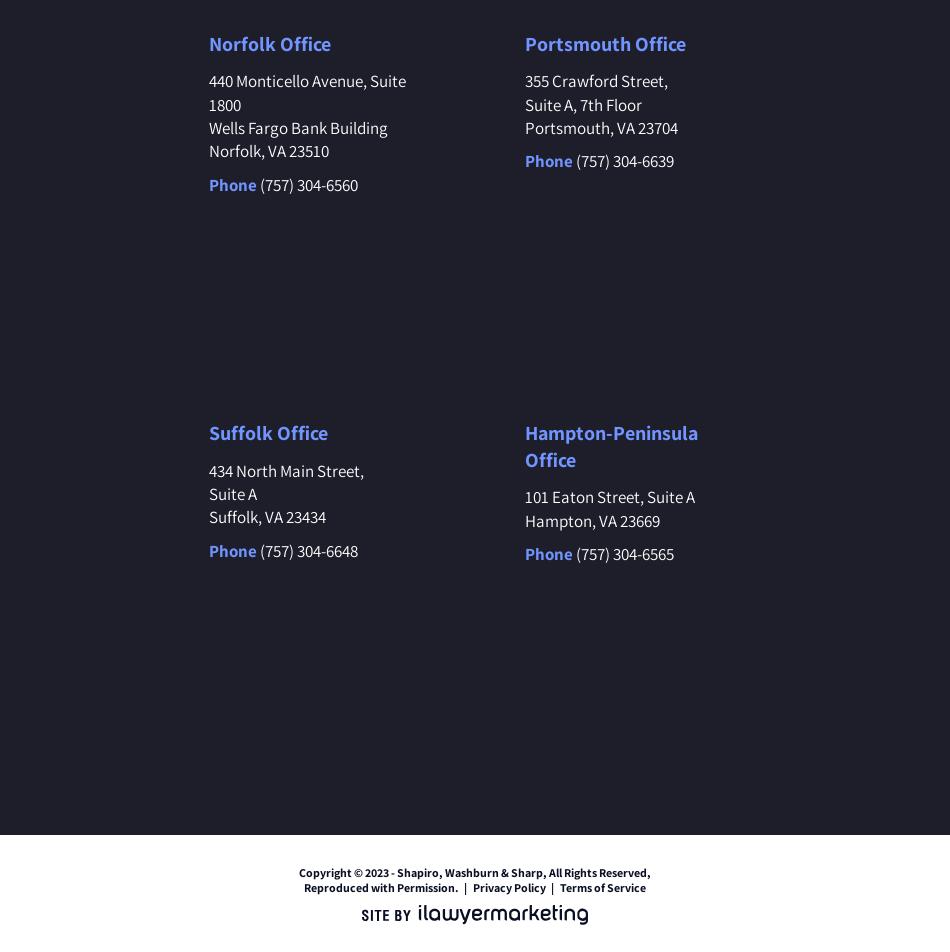  Describe the element at coordinates (524, 519) in the screenshot. I see `'Hampton, VA 23669'` at that location.